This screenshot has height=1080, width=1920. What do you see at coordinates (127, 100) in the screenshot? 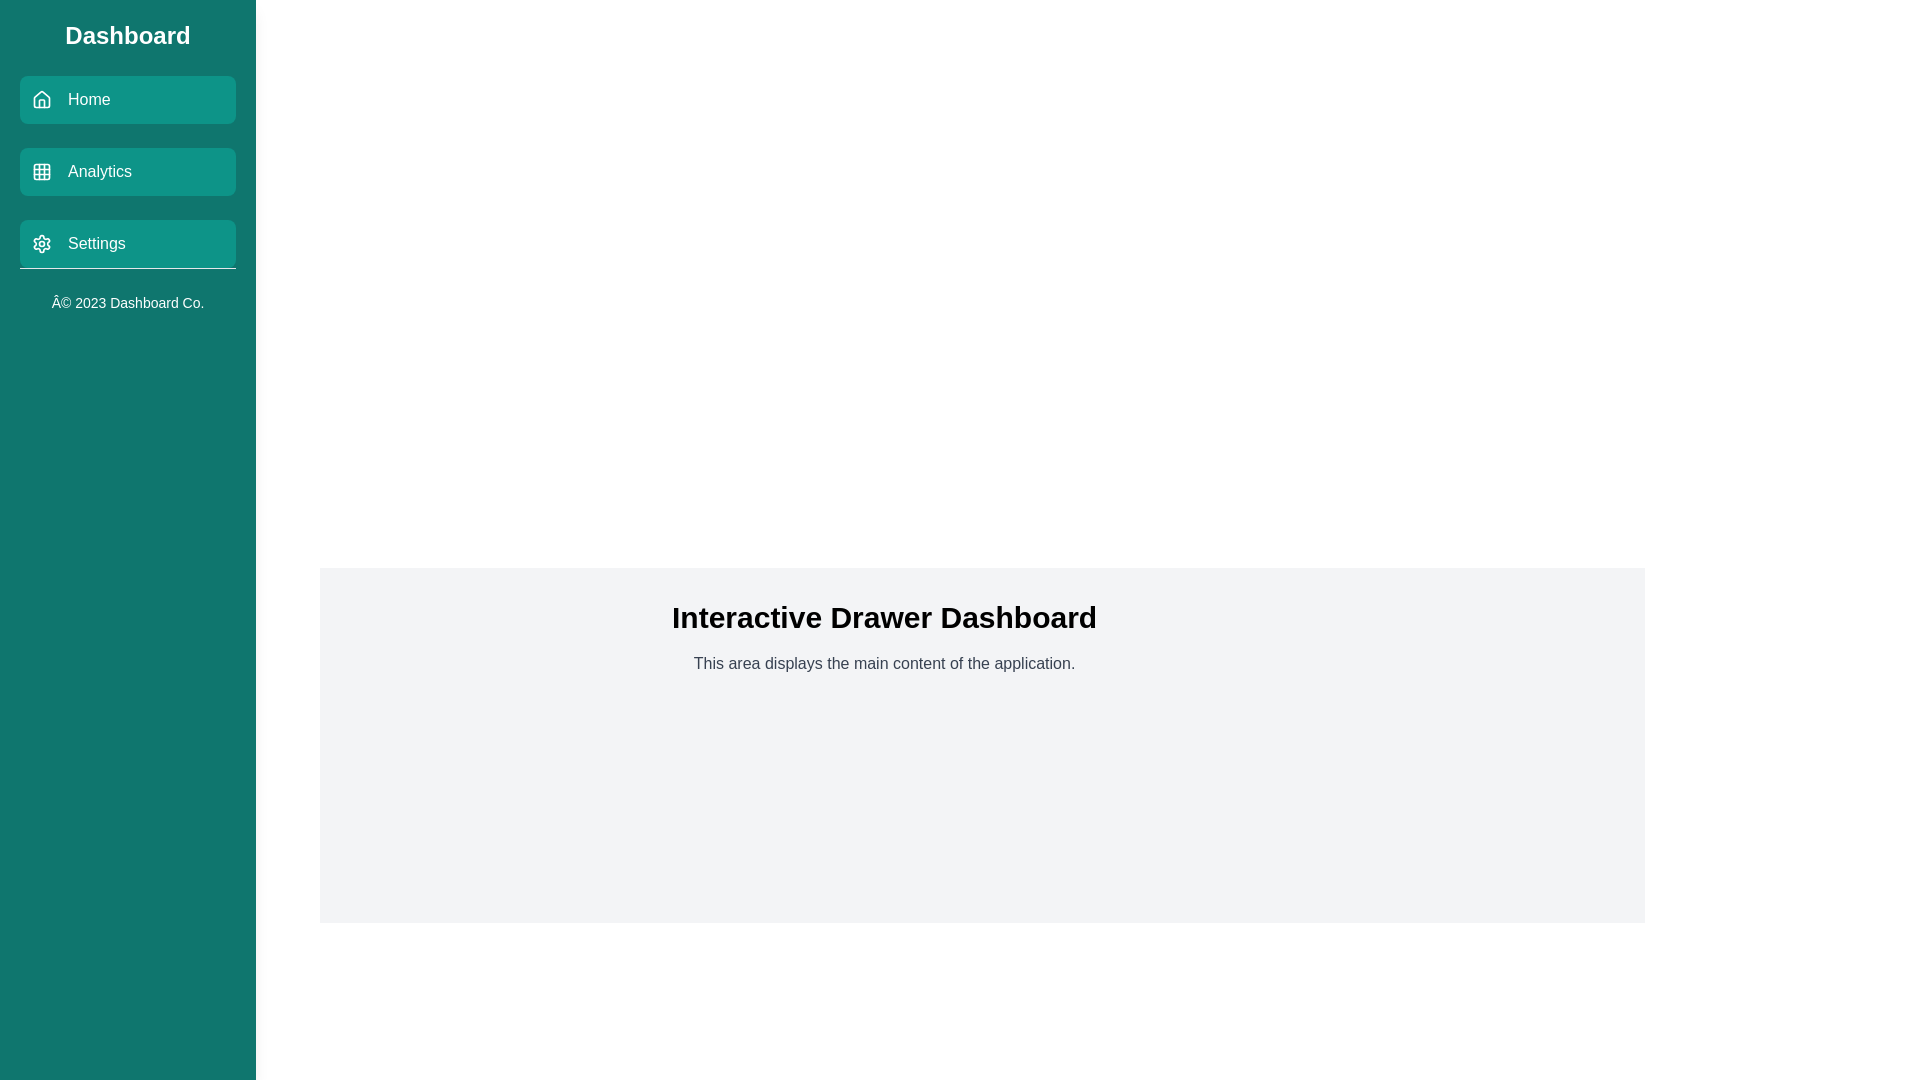
I see `the menu item labeled Home to navigate to the corresponding section` at bounding box center [127, 100].